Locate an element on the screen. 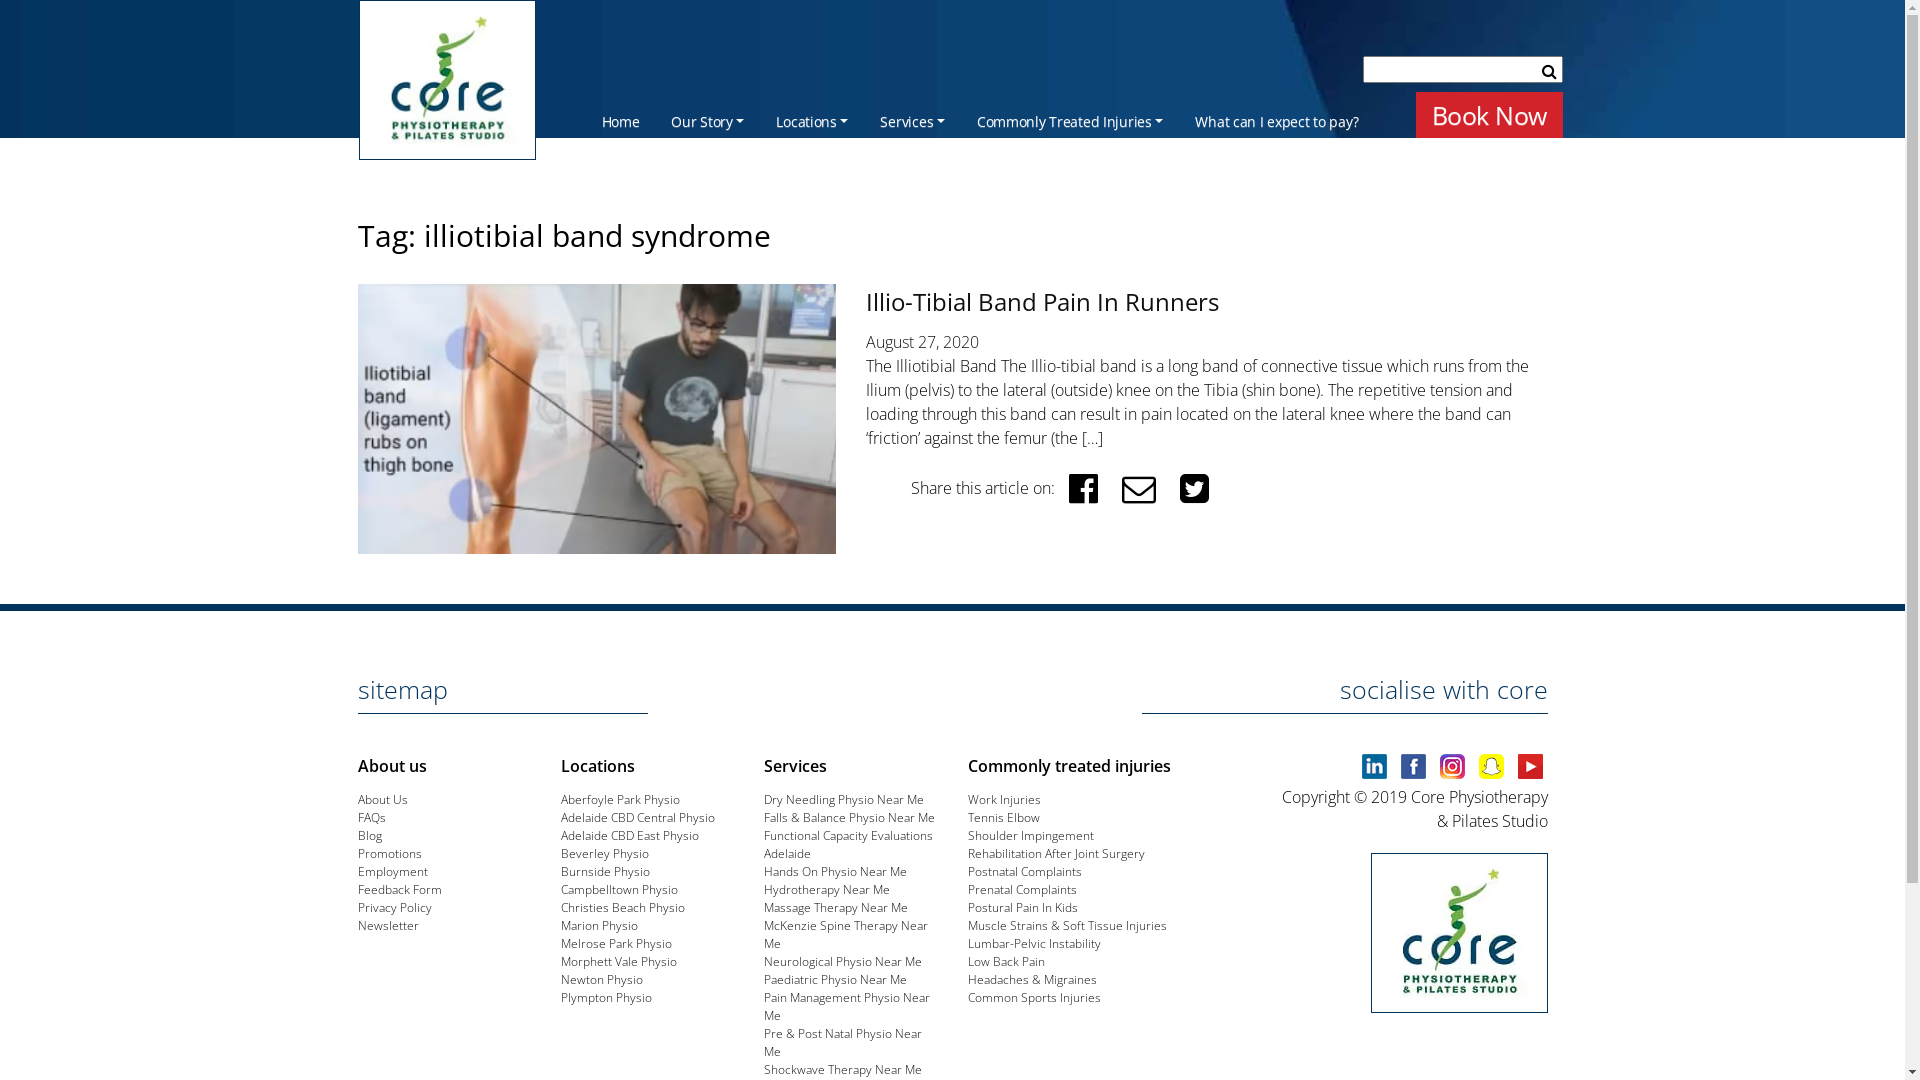 Image resolution: width=1920 pixels, height=1080 pixels. 'About Us' is located at coordinates (383, 798).